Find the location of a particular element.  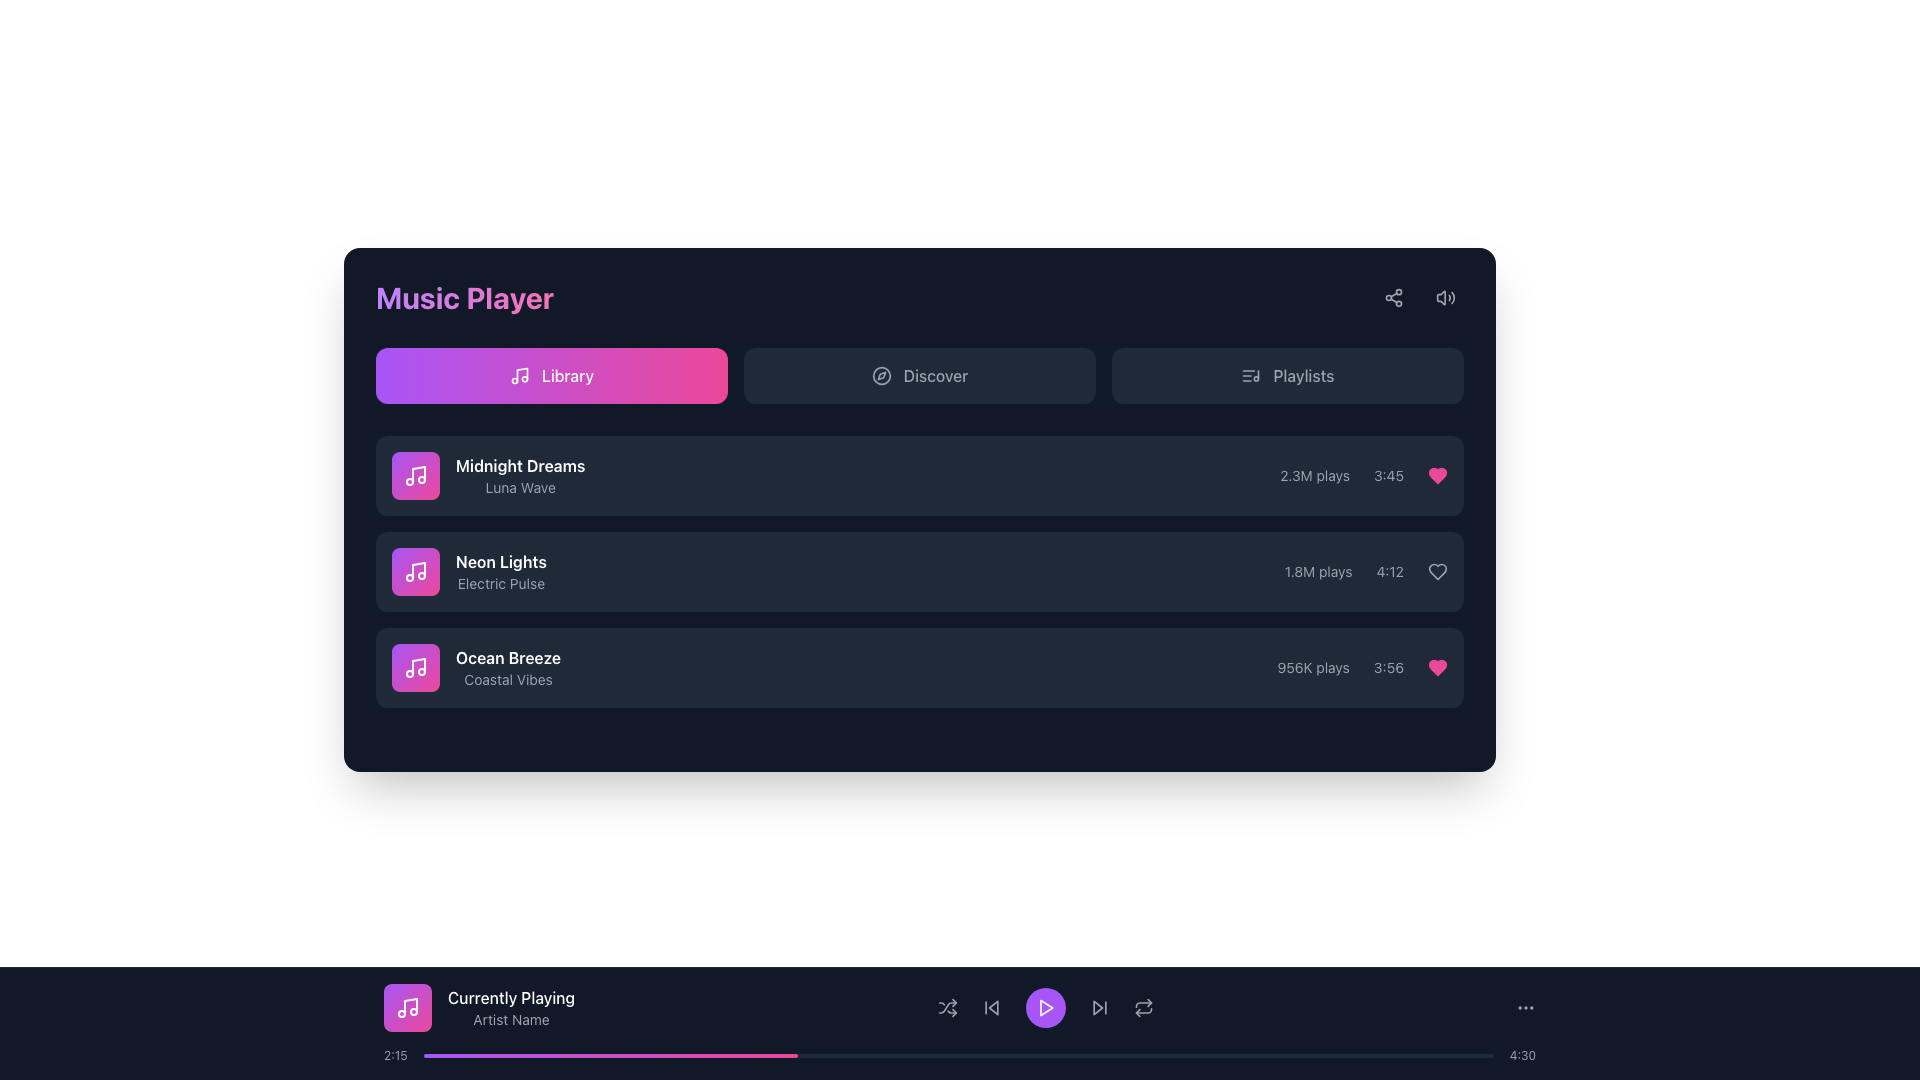

the 'Discover' button located in the middle of the three-column layout is located at coordinates (919, 375).